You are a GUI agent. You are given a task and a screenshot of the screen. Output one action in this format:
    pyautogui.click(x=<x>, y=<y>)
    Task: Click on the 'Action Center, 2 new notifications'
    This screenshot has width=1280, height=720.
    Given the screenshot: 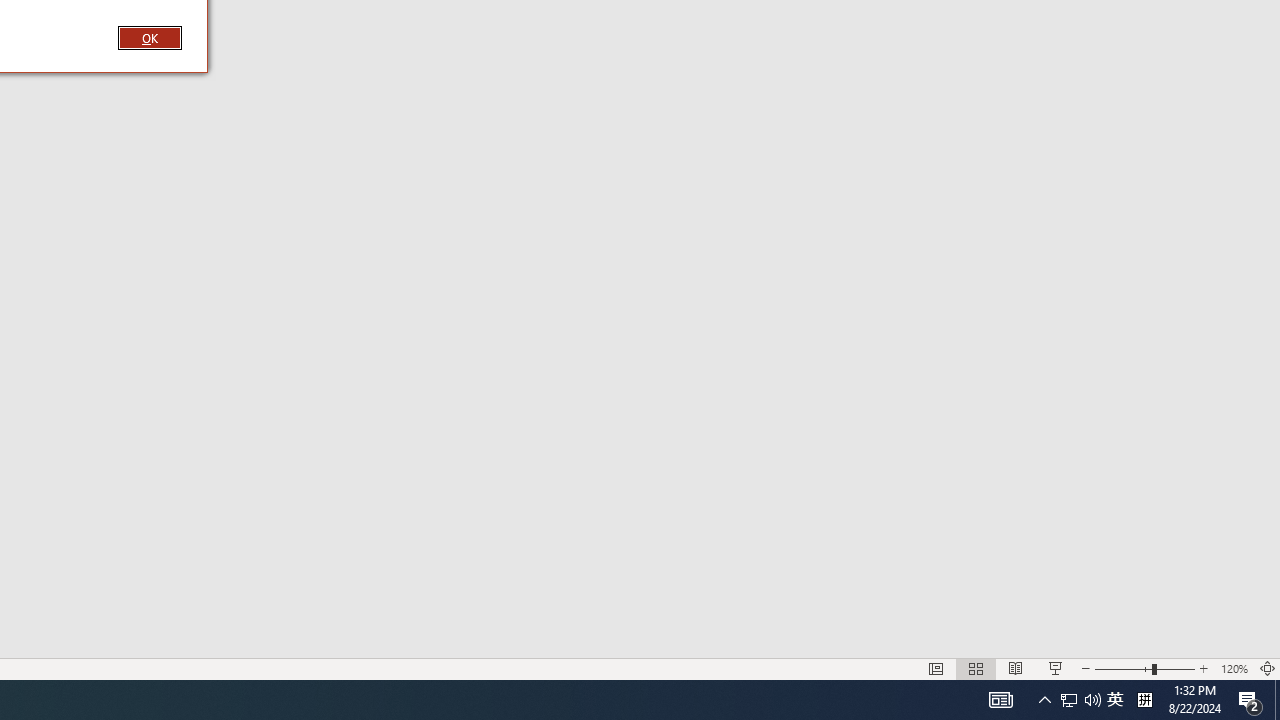 What is the action you would take?
    pyautogui.click(x=1250, y=698)
    